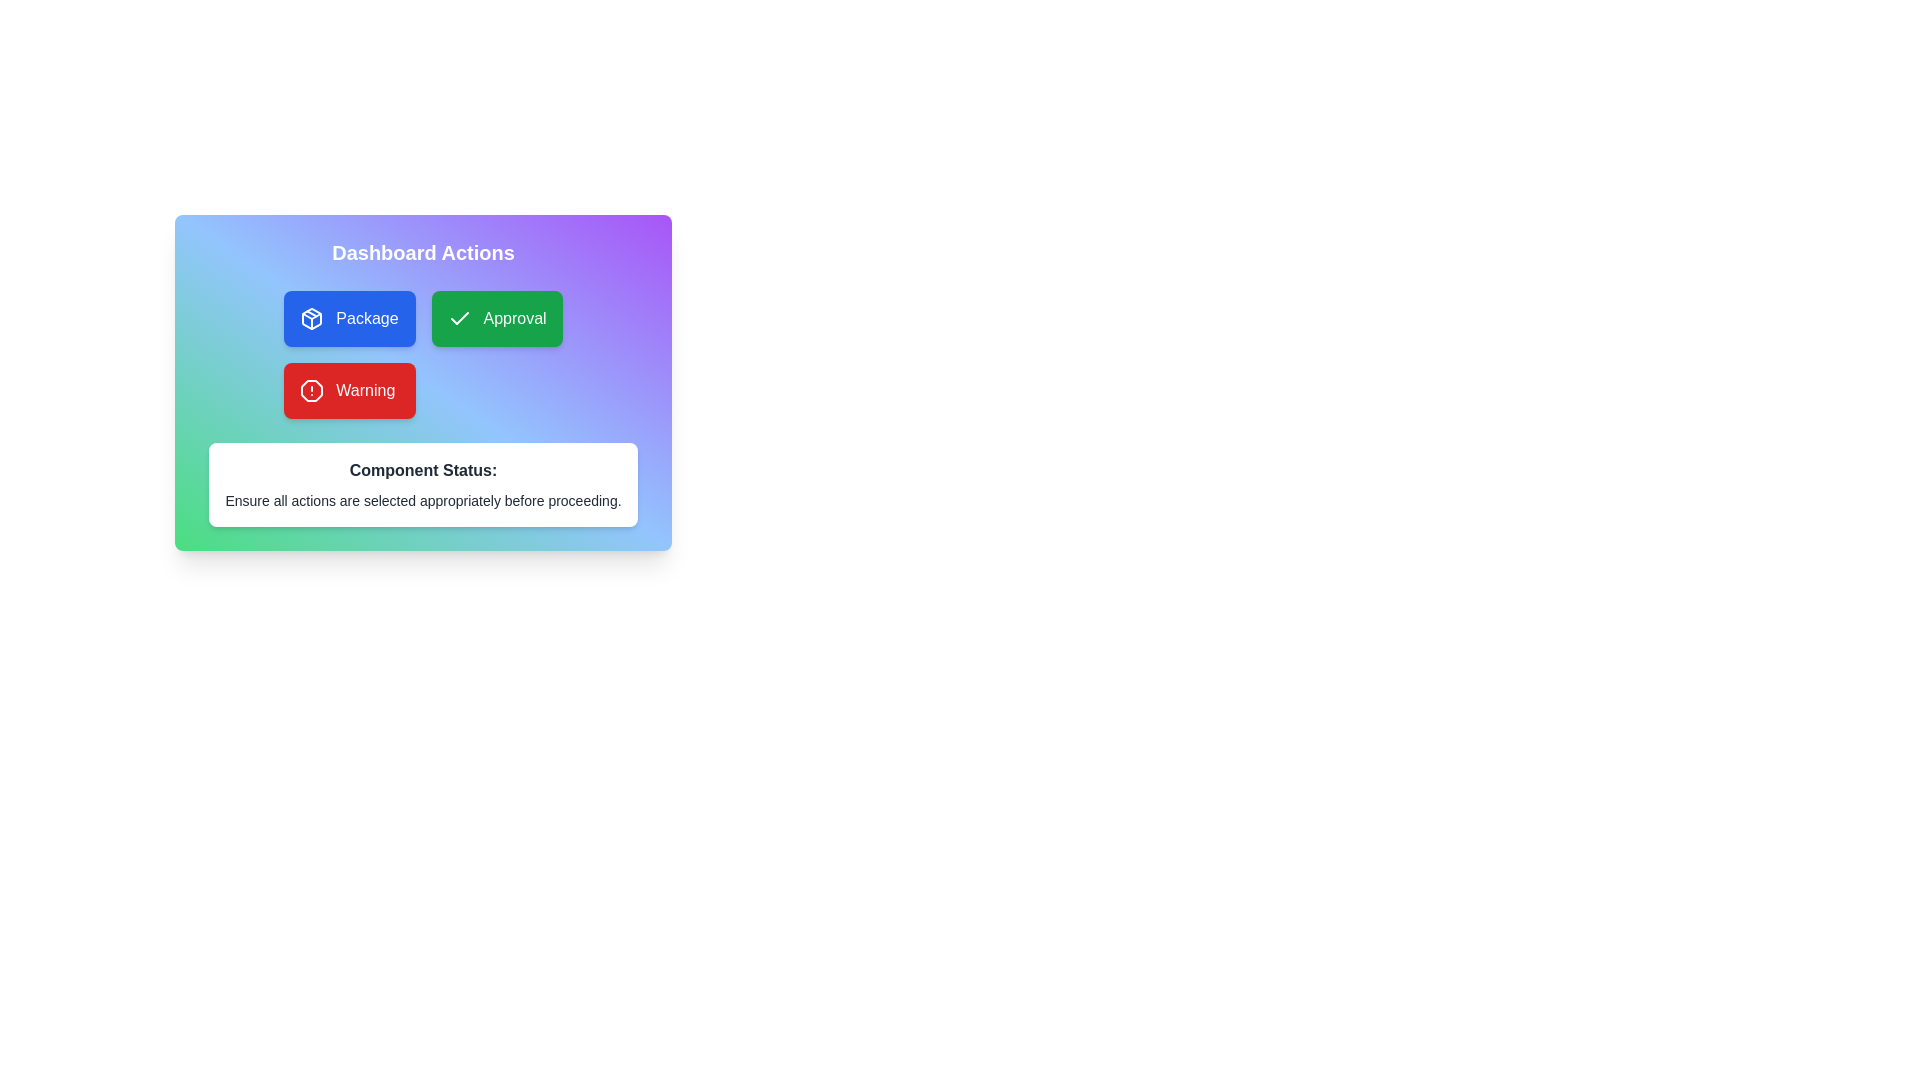  What do you see at coordinates (422, 500) in the screenshot?
I see `informational message located in the static text box, which is positioned below 'Component Status:' in the interface` at bounding box center [422, 500].